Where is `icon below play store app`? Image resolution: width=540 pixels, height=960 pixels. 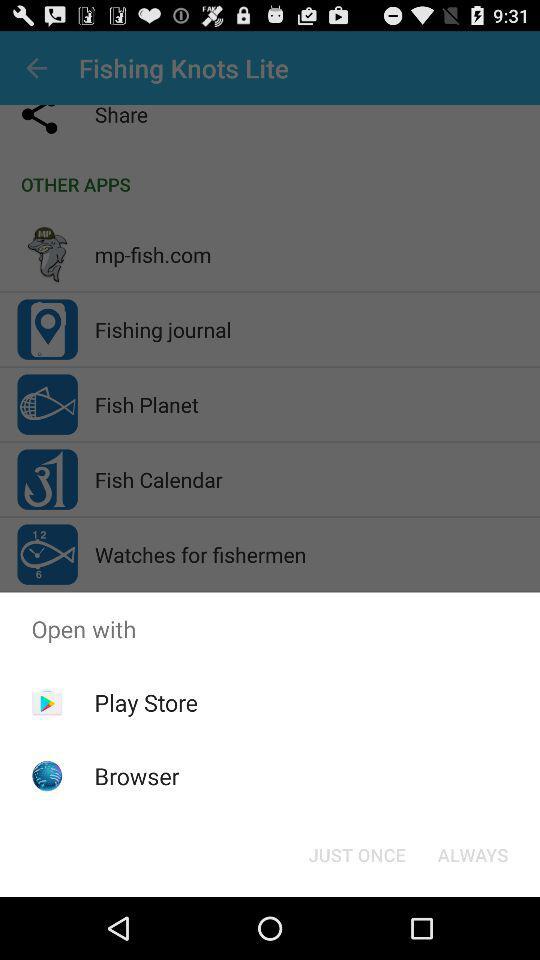
icon below play store app is located at coordinates (136, 775).